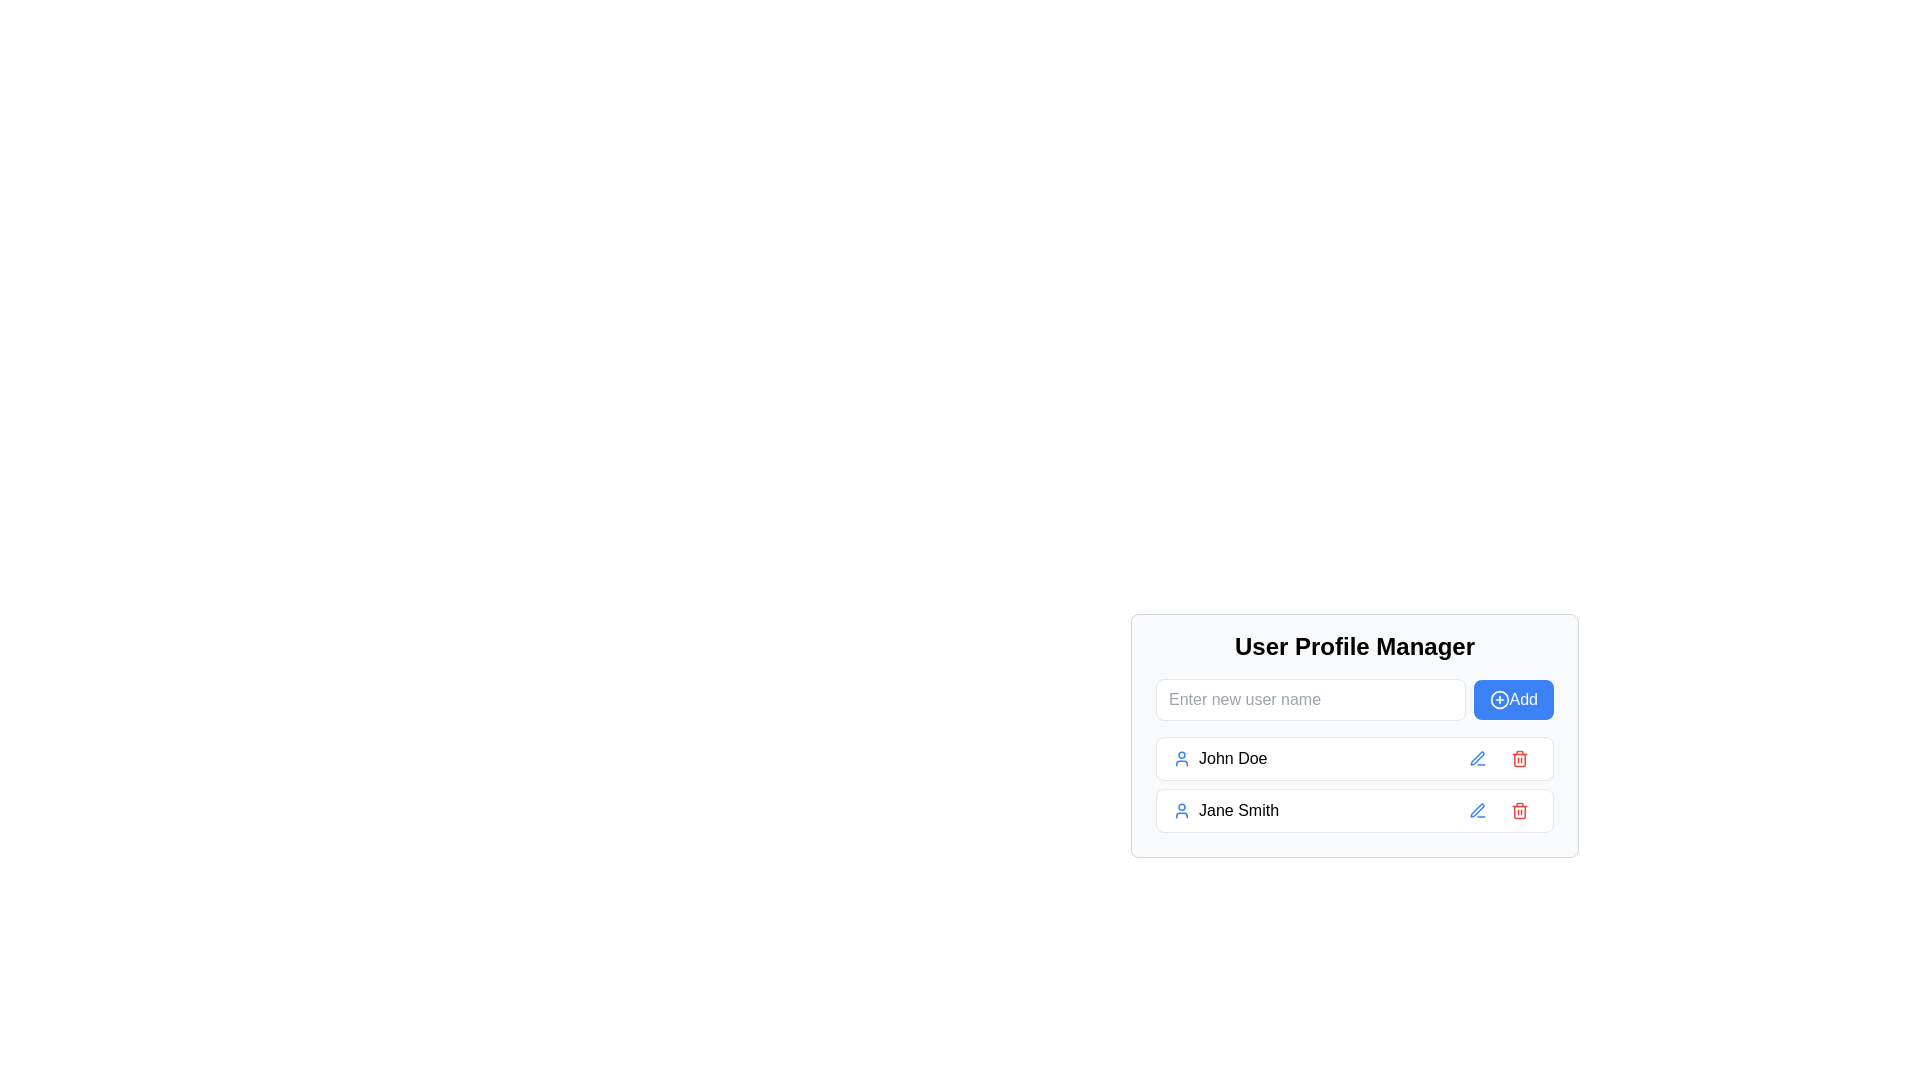  Describe the element at coordinates (1513, 698) in the screenshot. I see `the rectangular 'Add' button with a blue background and white text located in the 'User Profile Manager' section` at that location.